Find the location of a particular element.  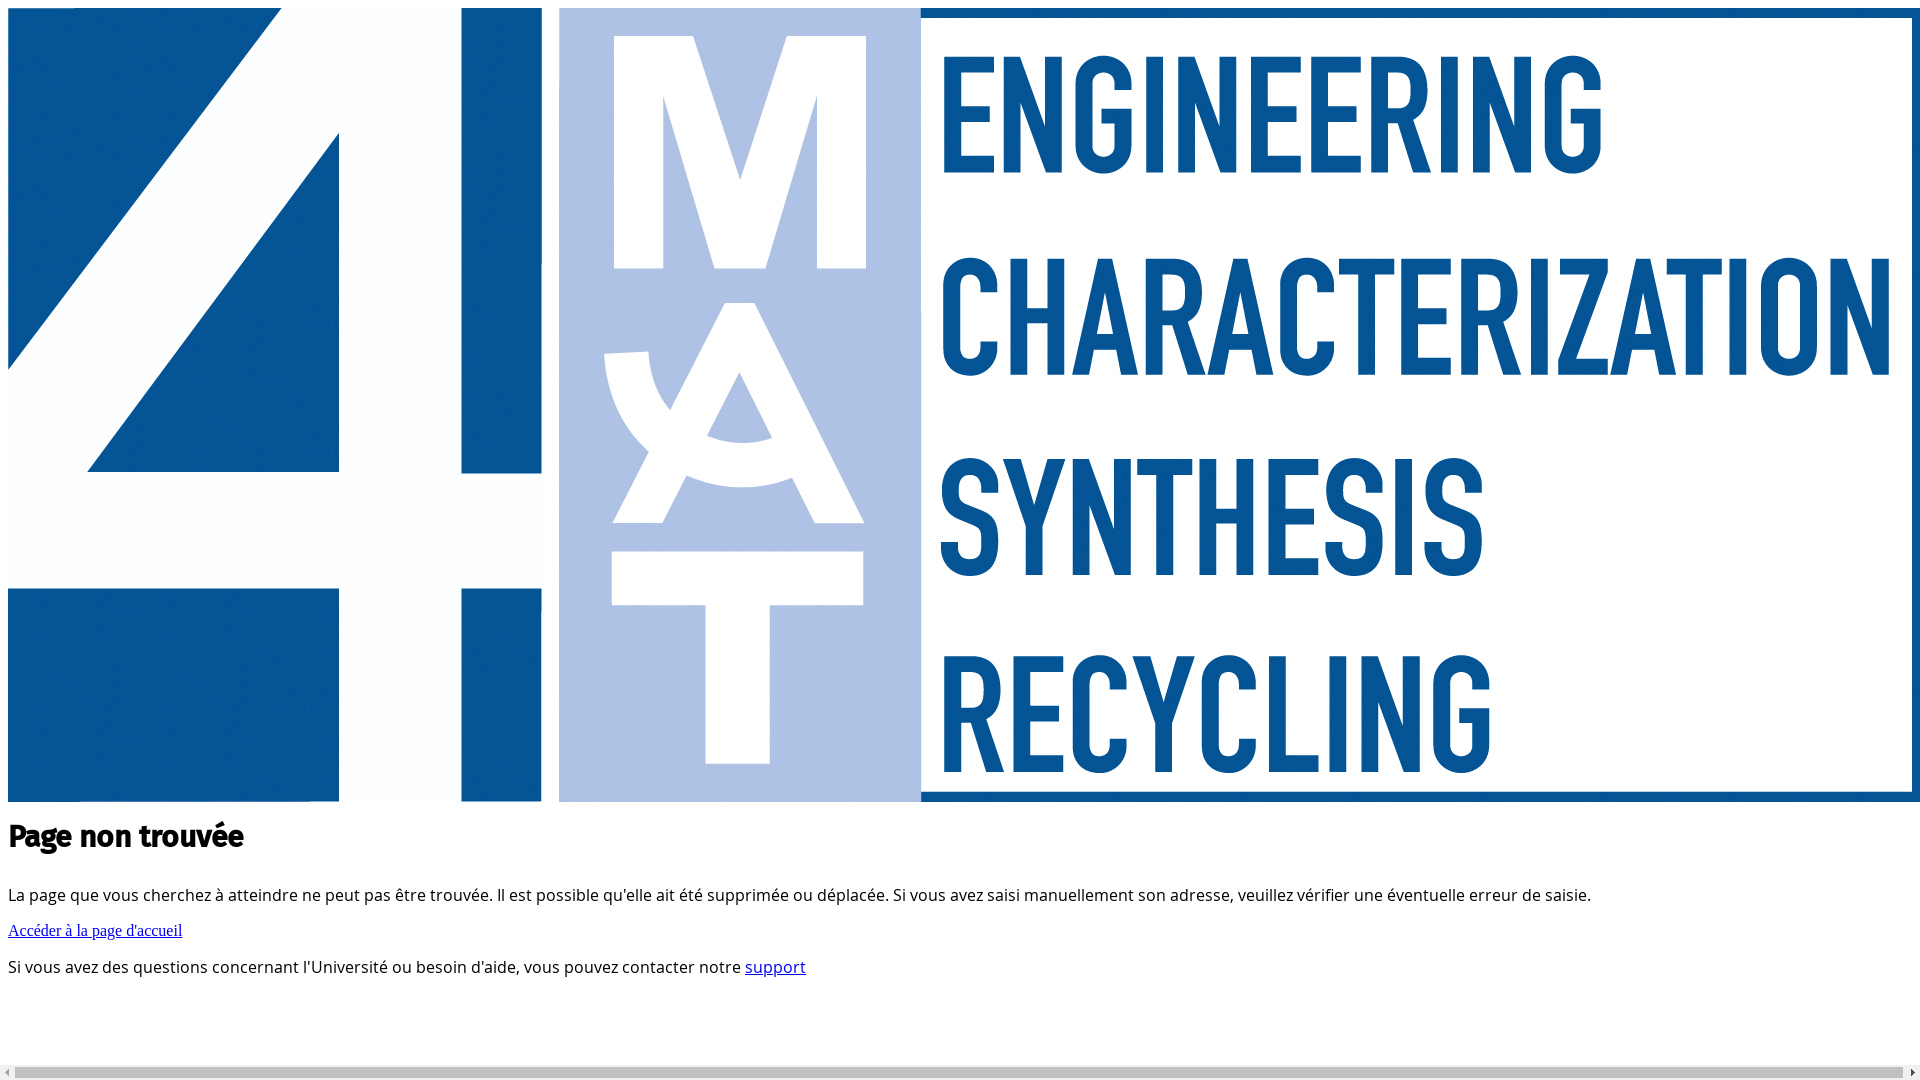

'support' is located at coordinates (774, 966).